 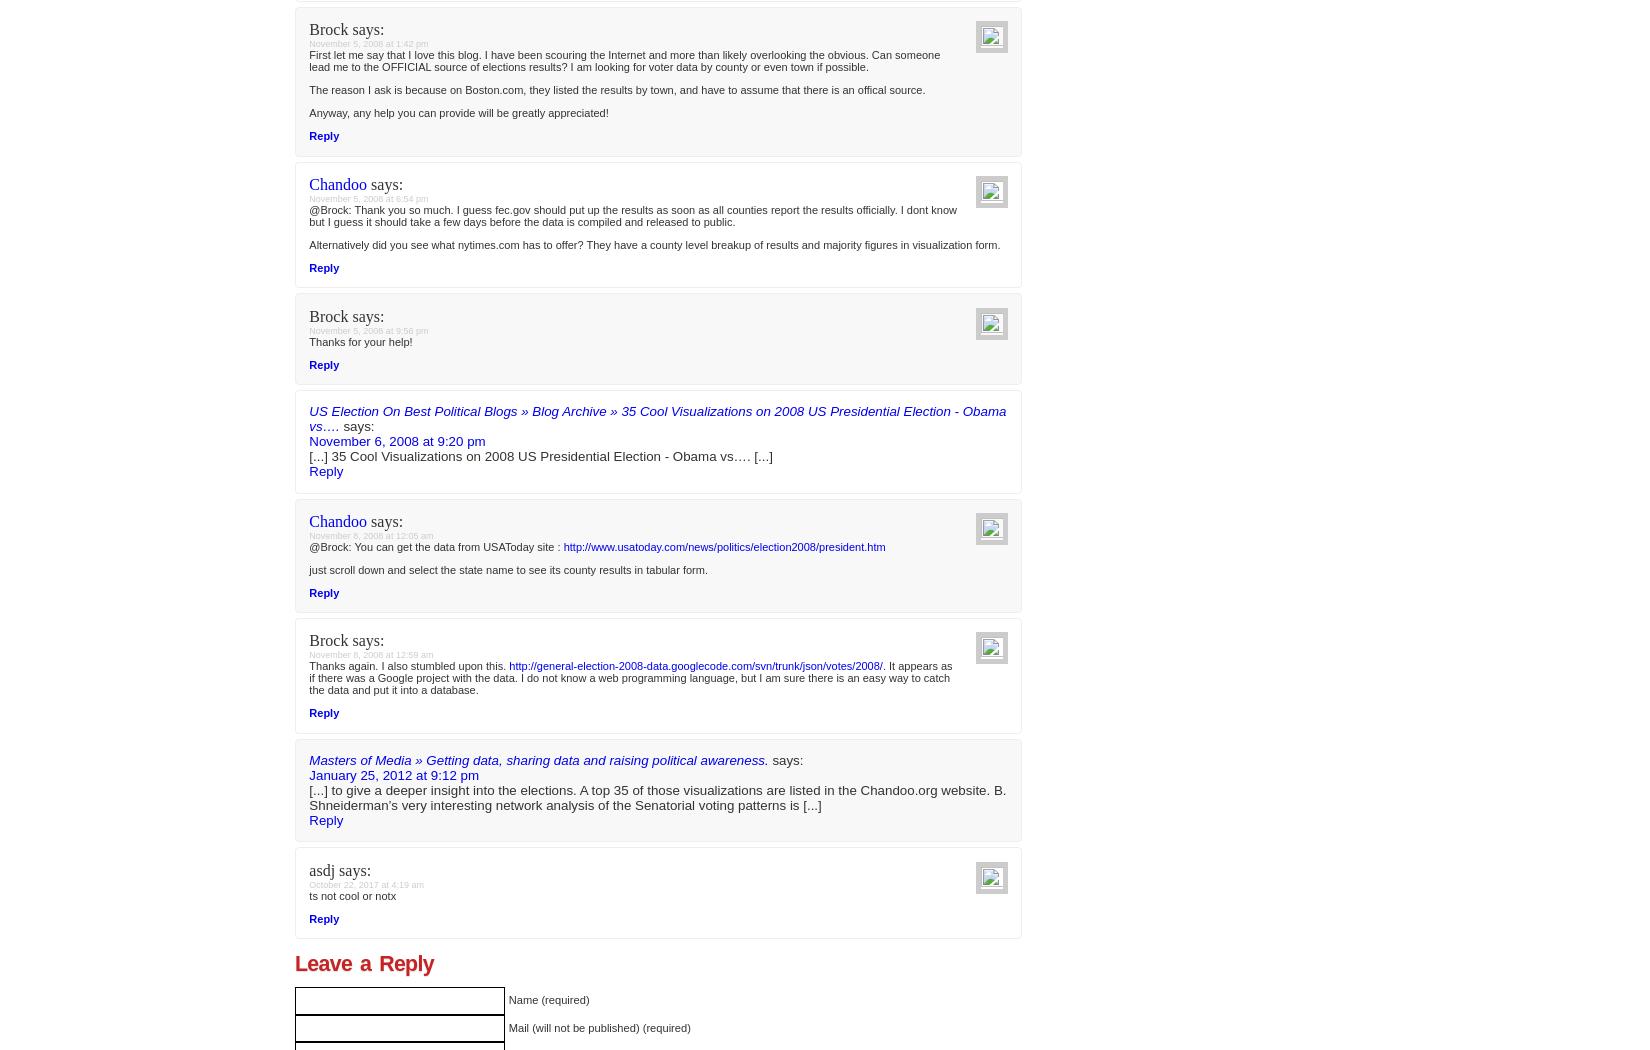 I want to click on '[...] Red vs. Blue - 35 Cool Visualizations on 2008 US Presidential Election Perspctv - another Election Tracking Site. Presidential Watch - what various websites are saying. The Economist’s pole - Economists prefer Obama over McCain. NYTimes - Poll Tracker. Gallup poll tracker… Google Maps Projections Tracker … [...]', so click(x=651, y=353).